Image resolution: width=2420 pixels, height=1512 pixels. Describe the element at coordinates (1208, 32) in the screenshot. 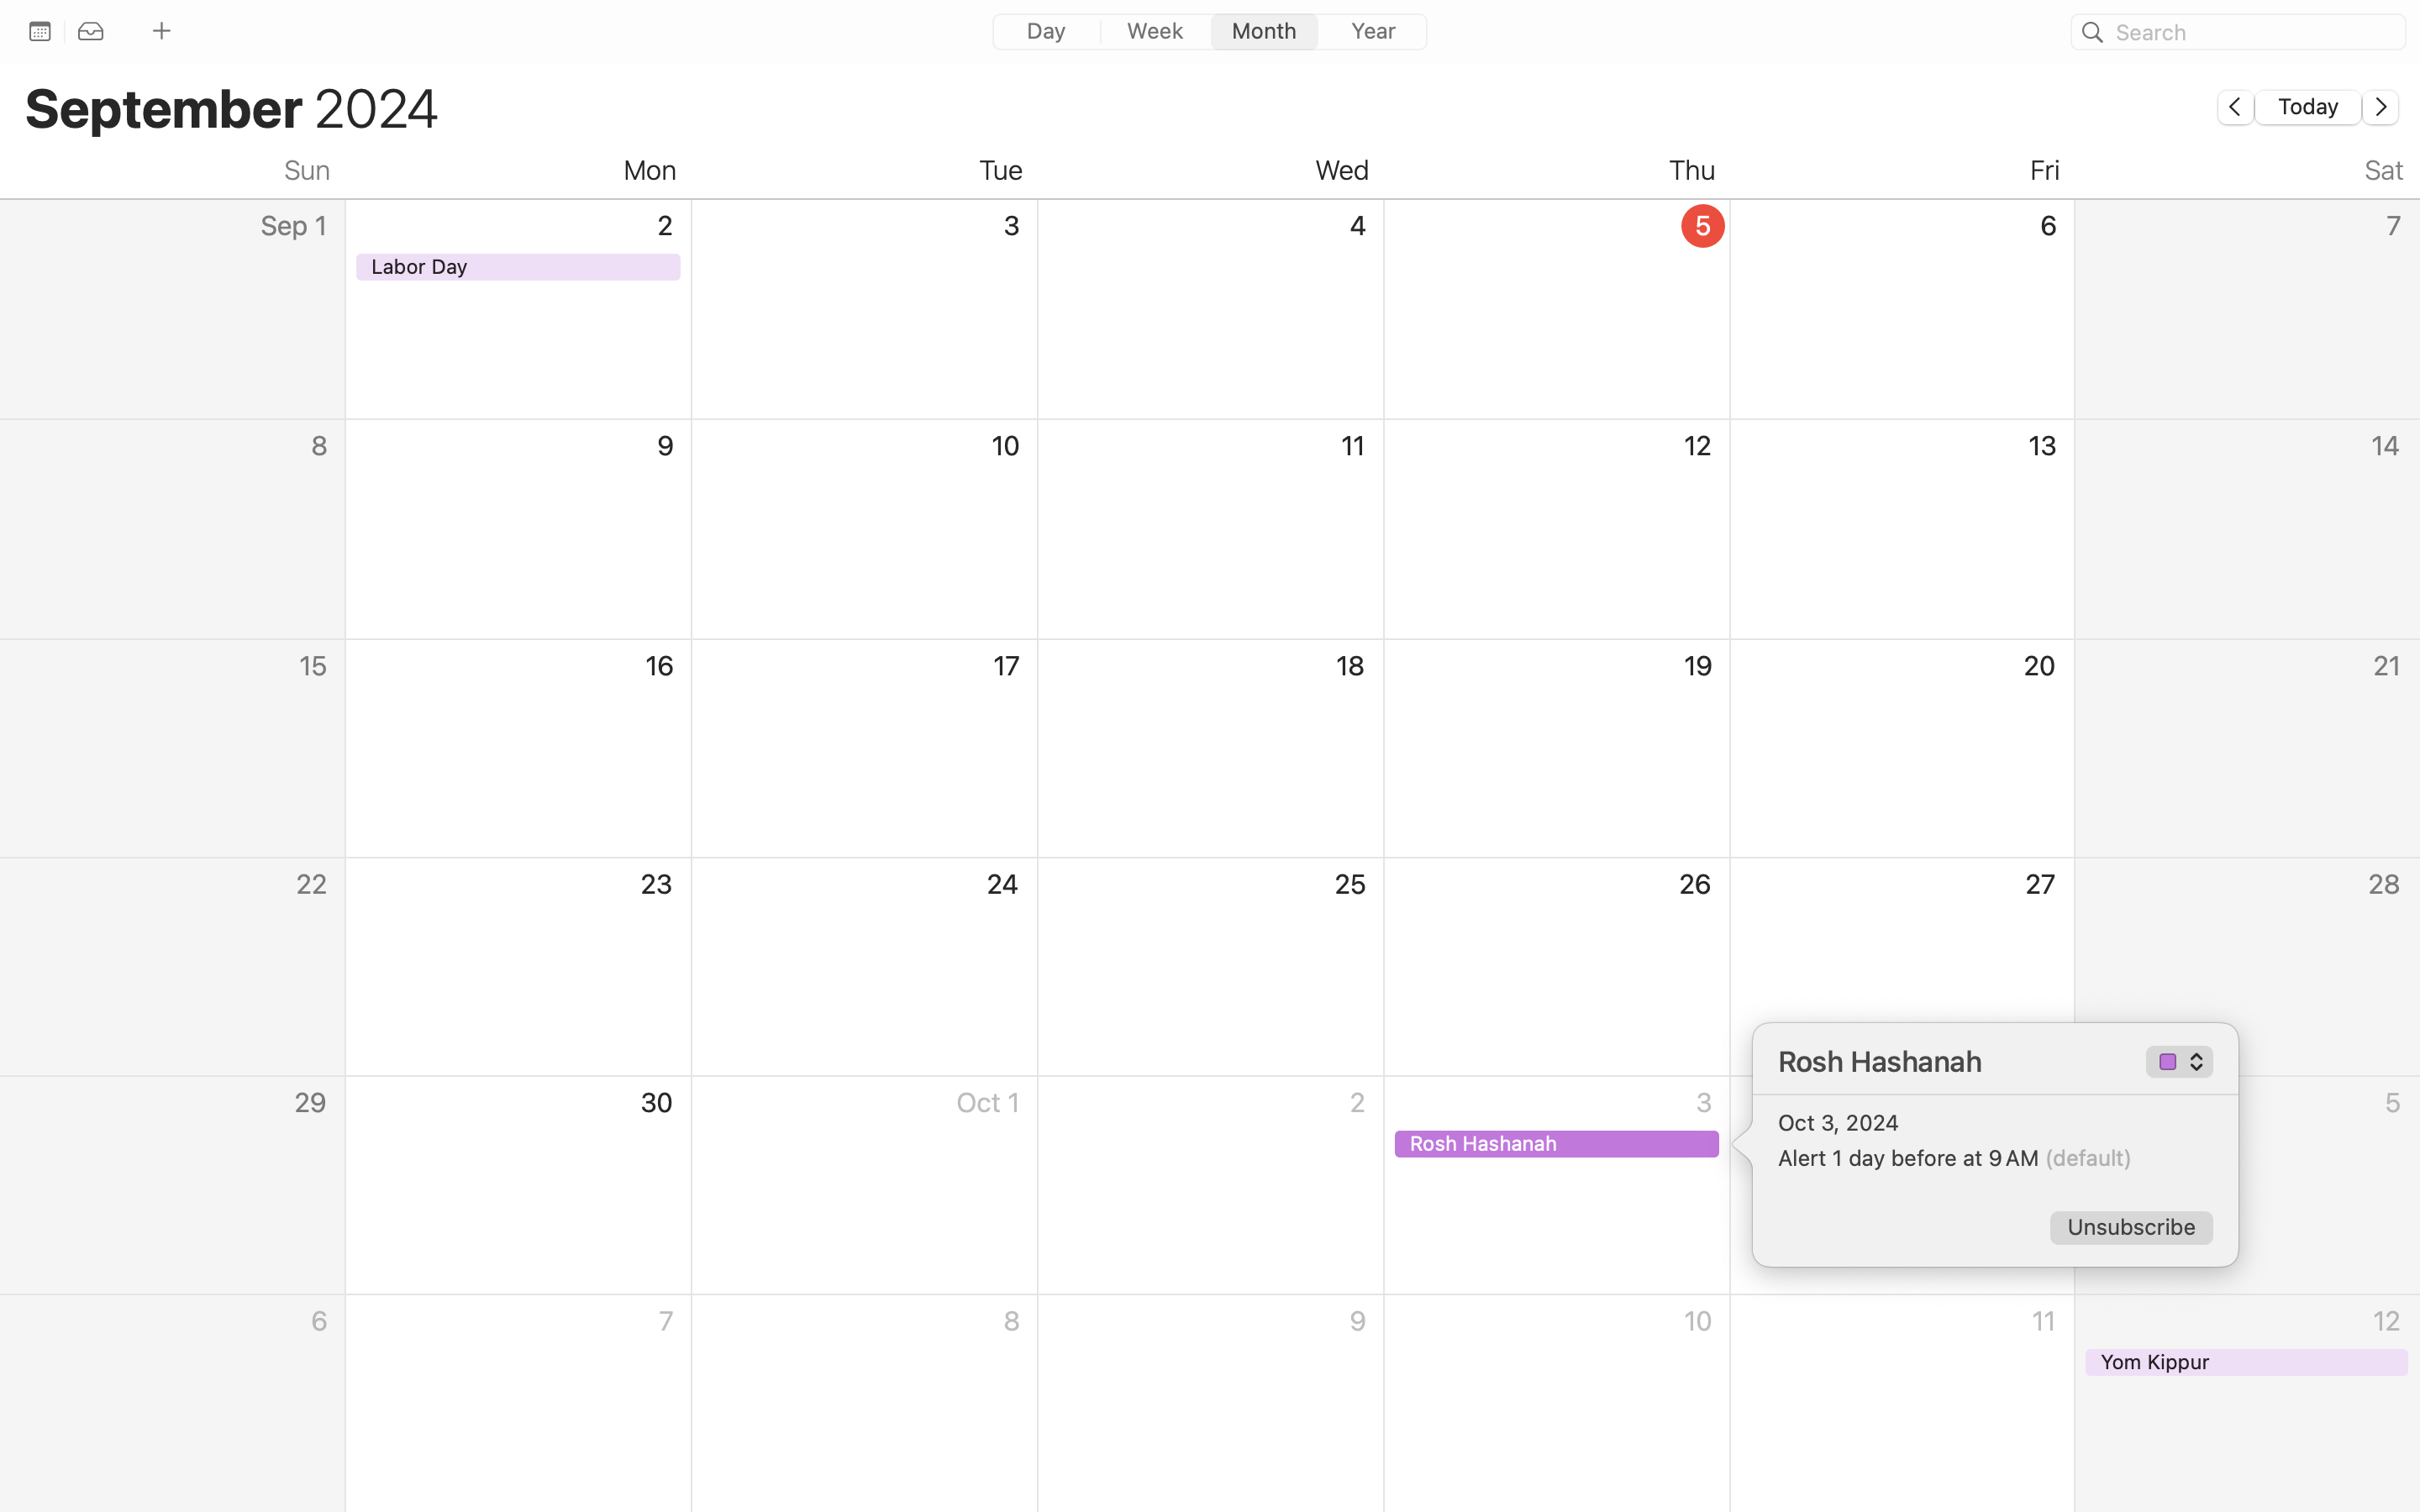

I see `'<AXUIElement 0x14575cfc0> {pid=1173}'` at that location.